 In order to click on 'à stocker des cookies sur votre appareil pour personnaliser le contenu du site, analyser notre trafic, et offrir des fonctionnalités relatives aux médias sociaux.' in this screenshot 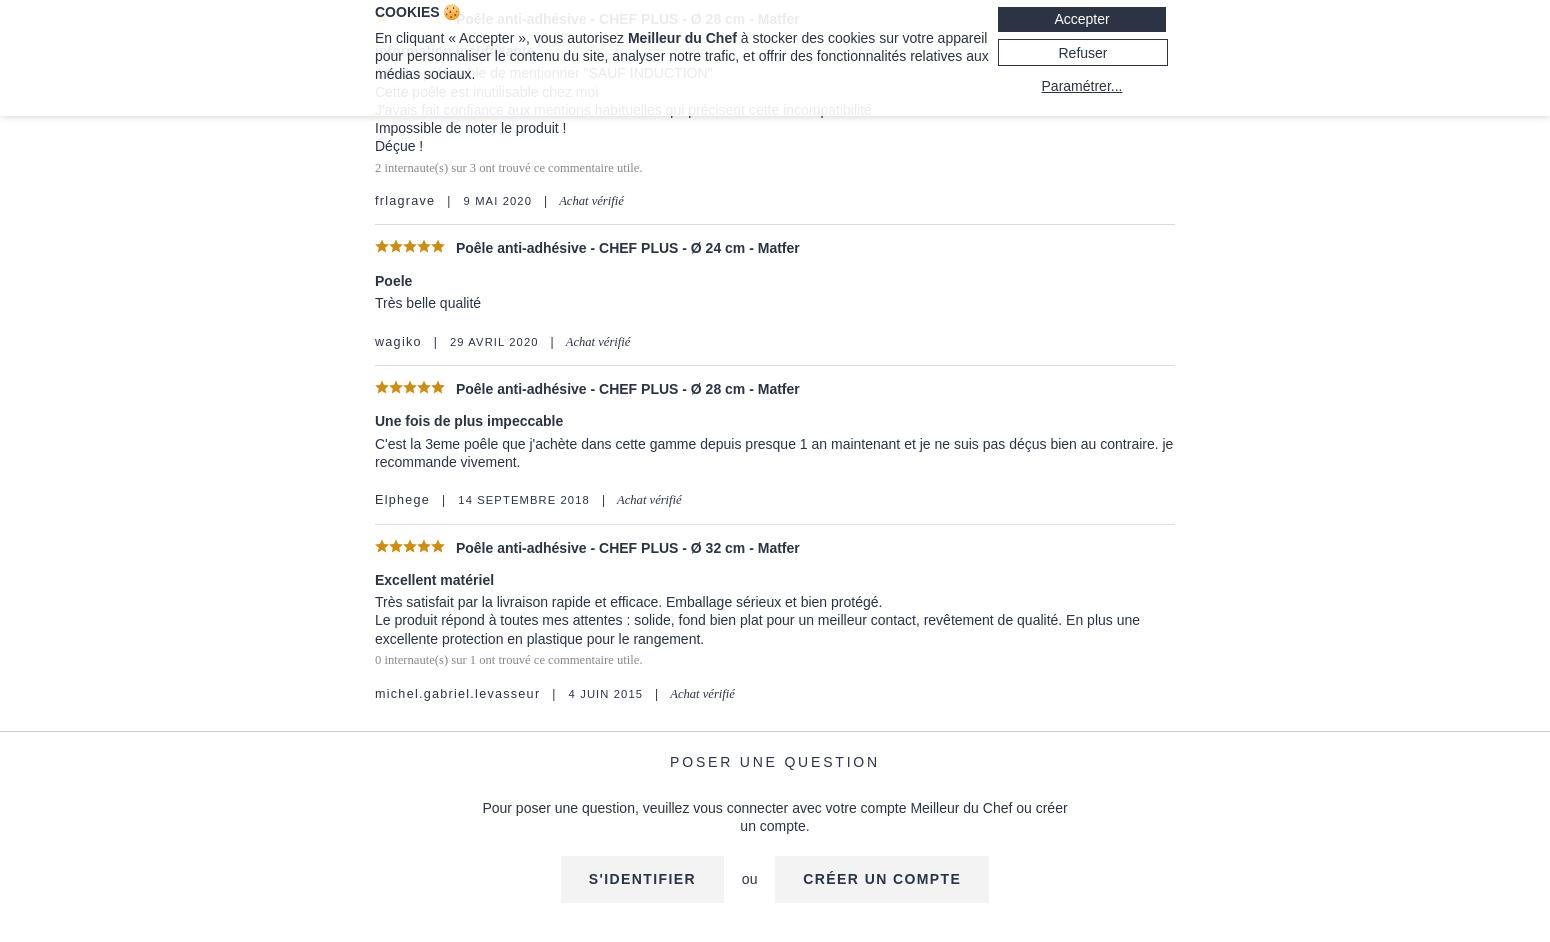, I will do `click(680, 54)`.